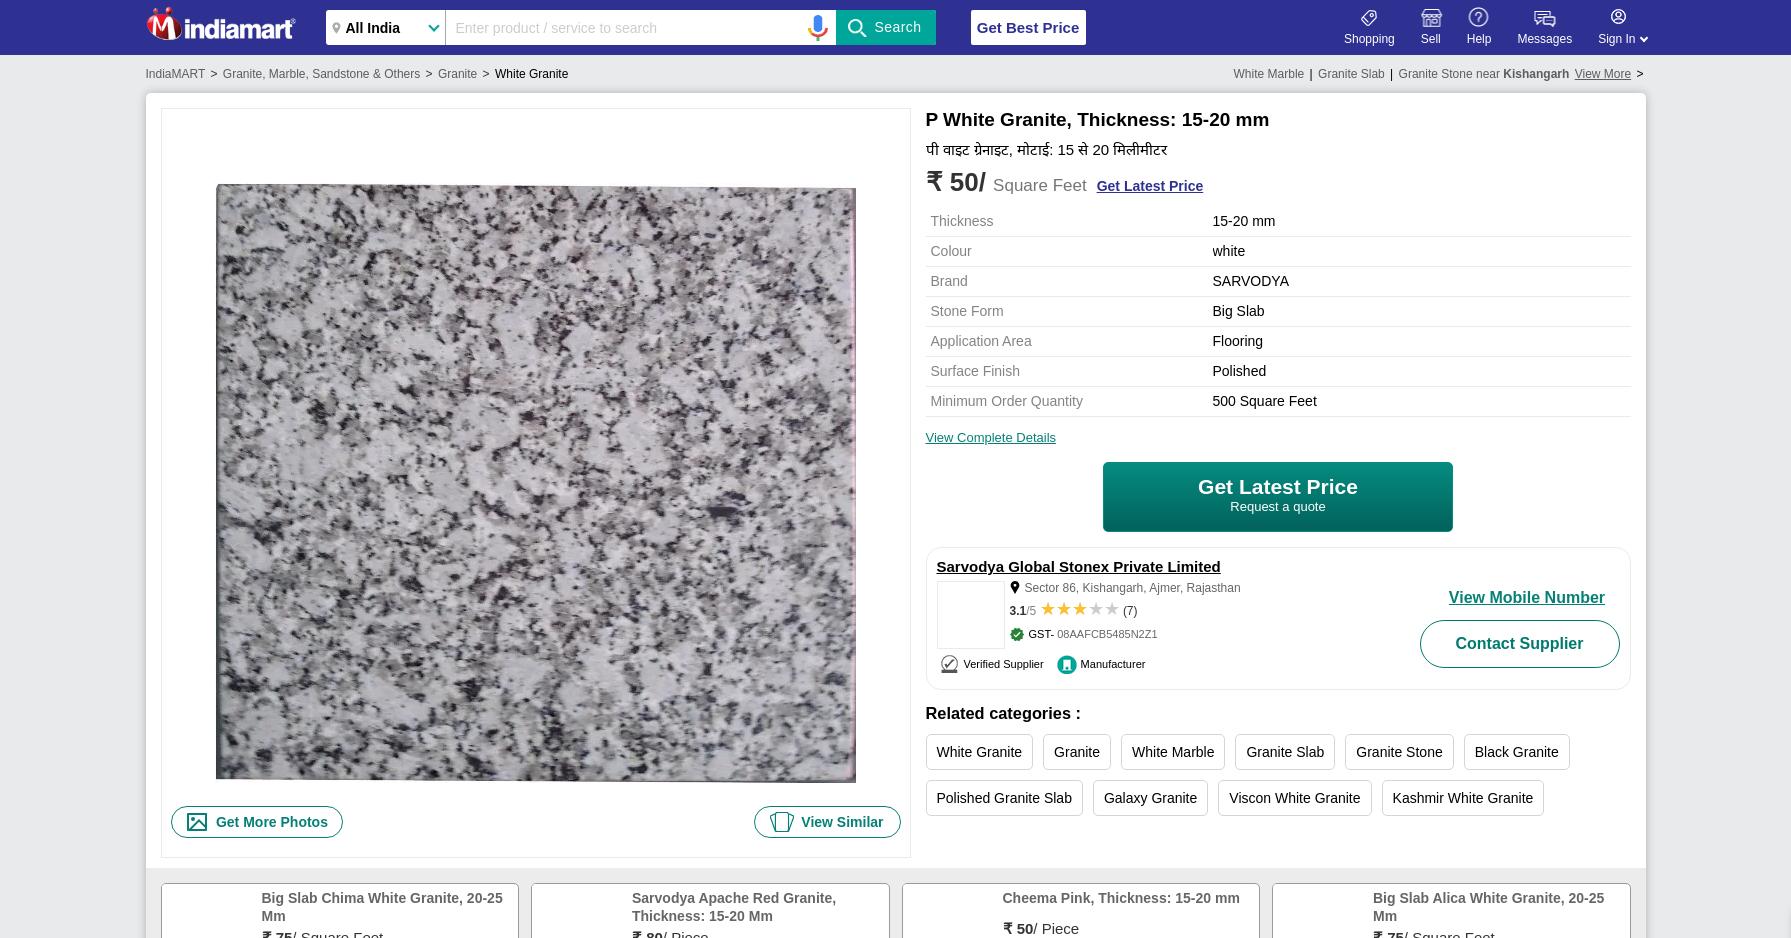  What do you see at coordinates (174, 74) in the screenshot?
I see `'IndiaMART'` at bounding box center [174, 74].